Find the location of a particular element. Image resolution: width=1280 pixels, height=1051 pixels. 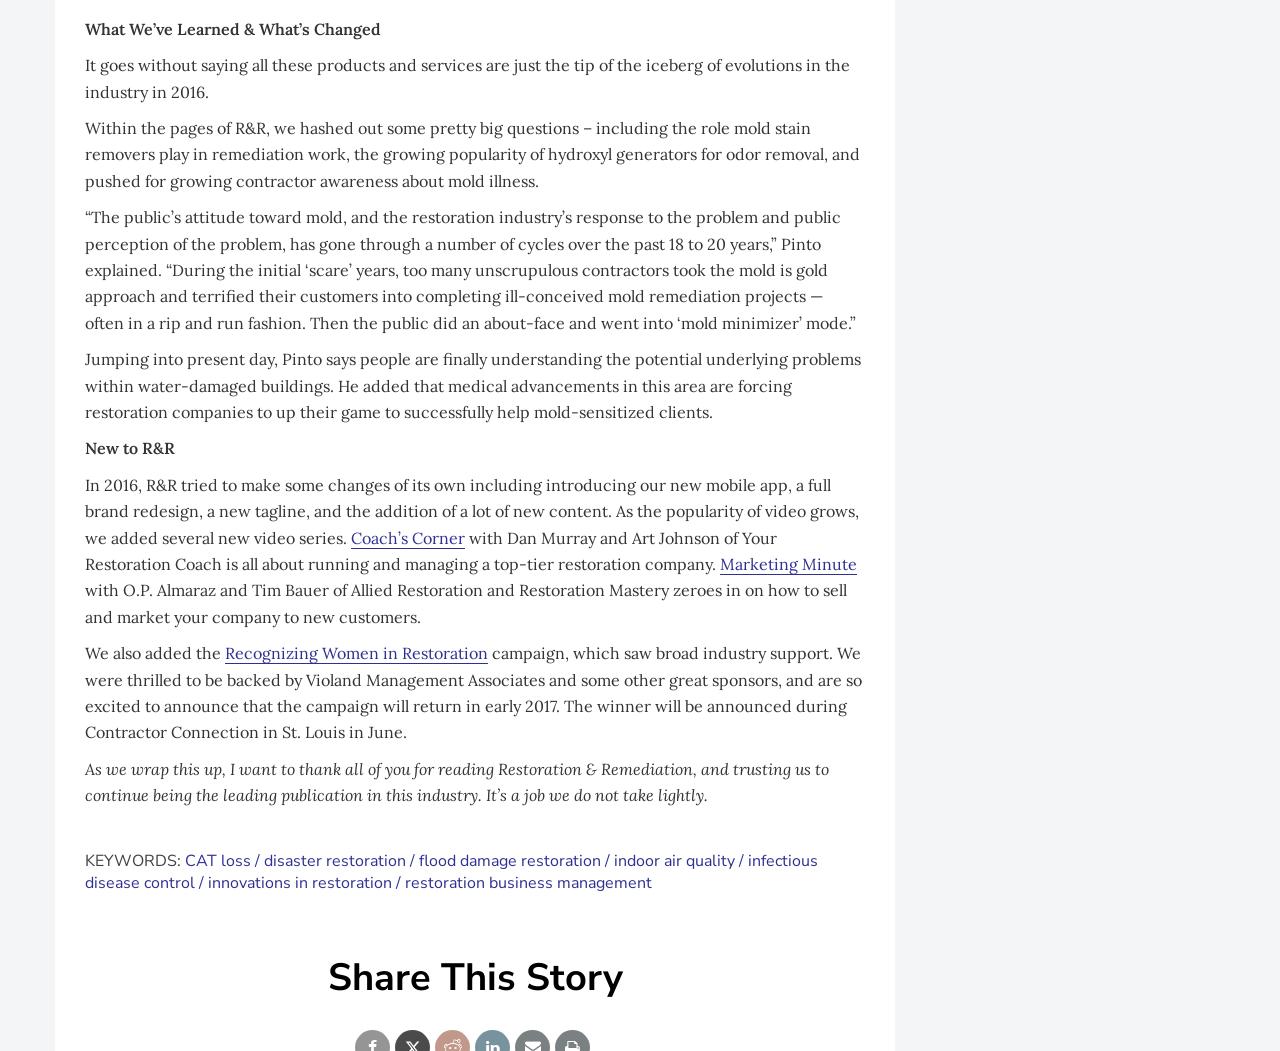

'It goes without saying all these products and services are just the tip of the iceberg of evolutions in the industry in 2016.' is located at coordinates (466, 76).